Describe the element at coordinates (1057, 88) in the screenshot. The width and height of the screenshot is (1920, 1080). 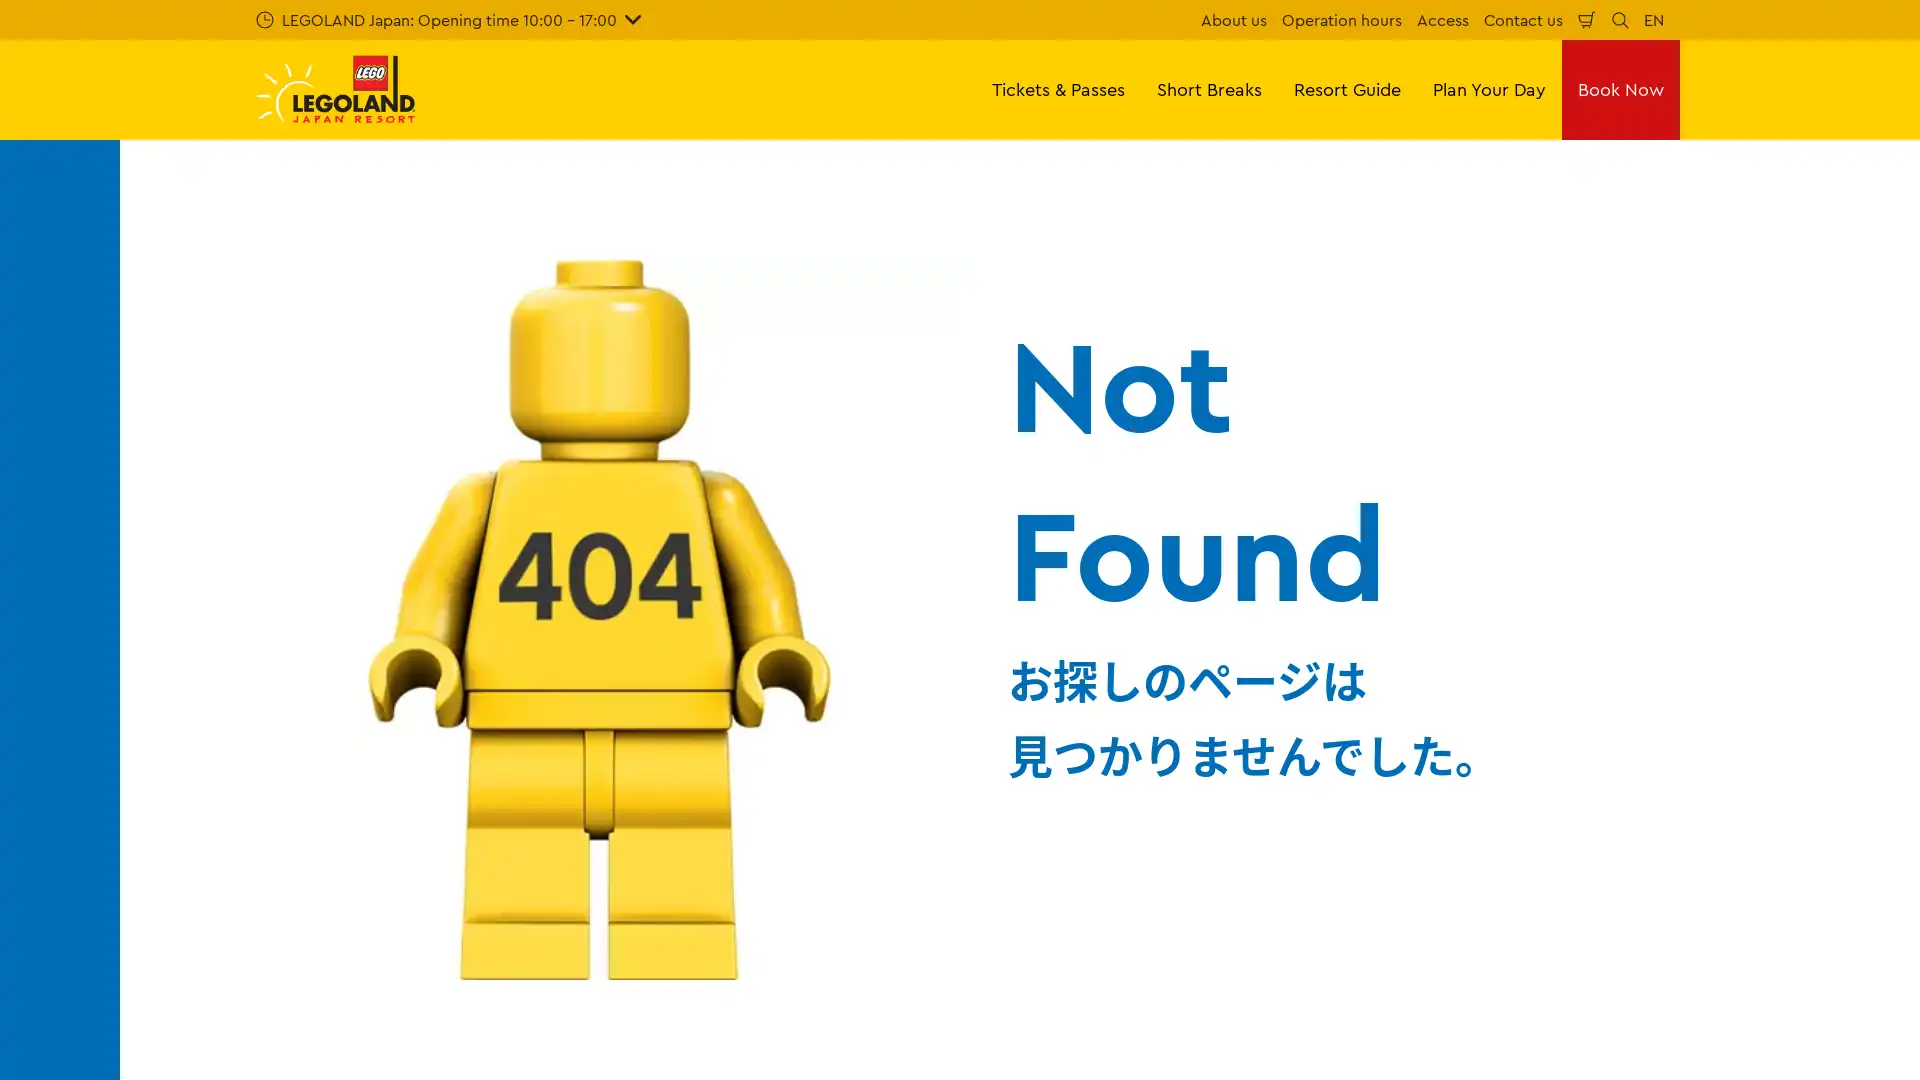
I see `Tickets & Passes` at that location.